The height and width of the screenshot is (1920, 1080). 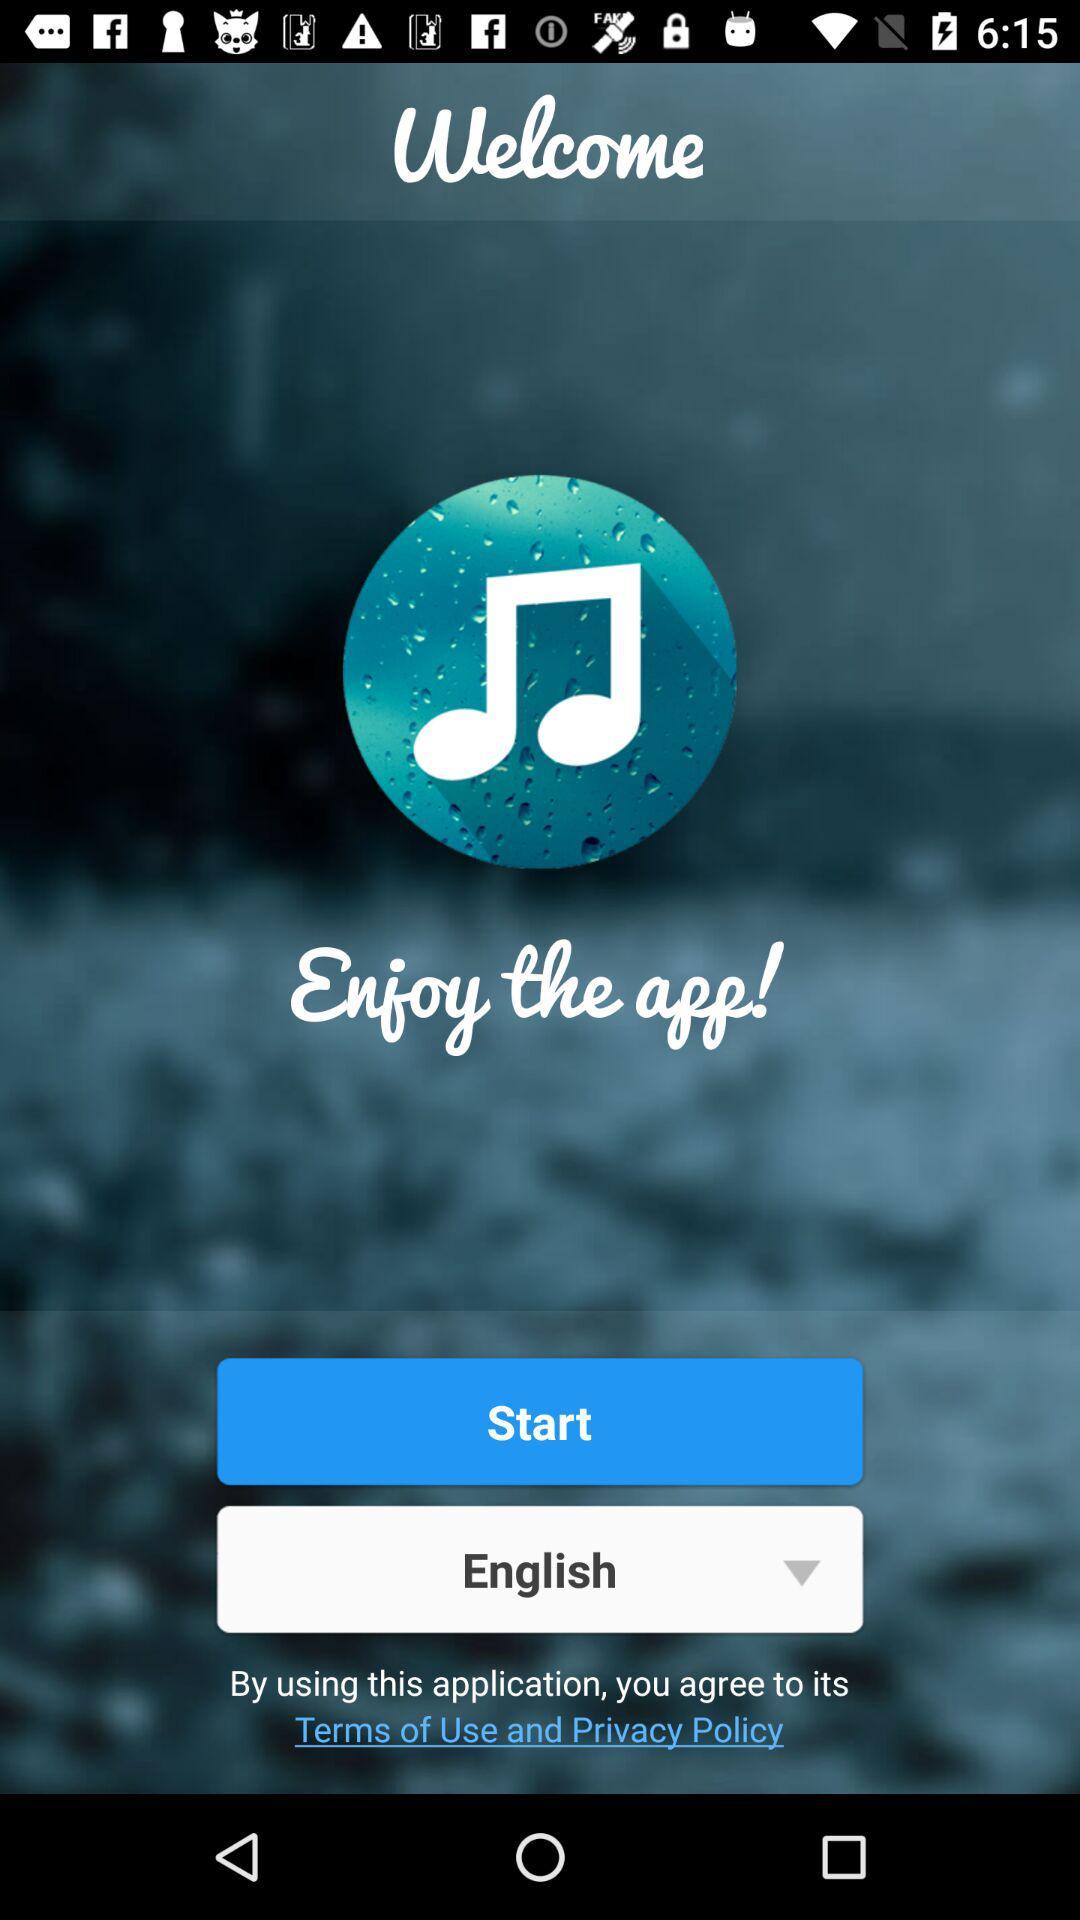 I want to click on start item, so click(x=538, y=1420).